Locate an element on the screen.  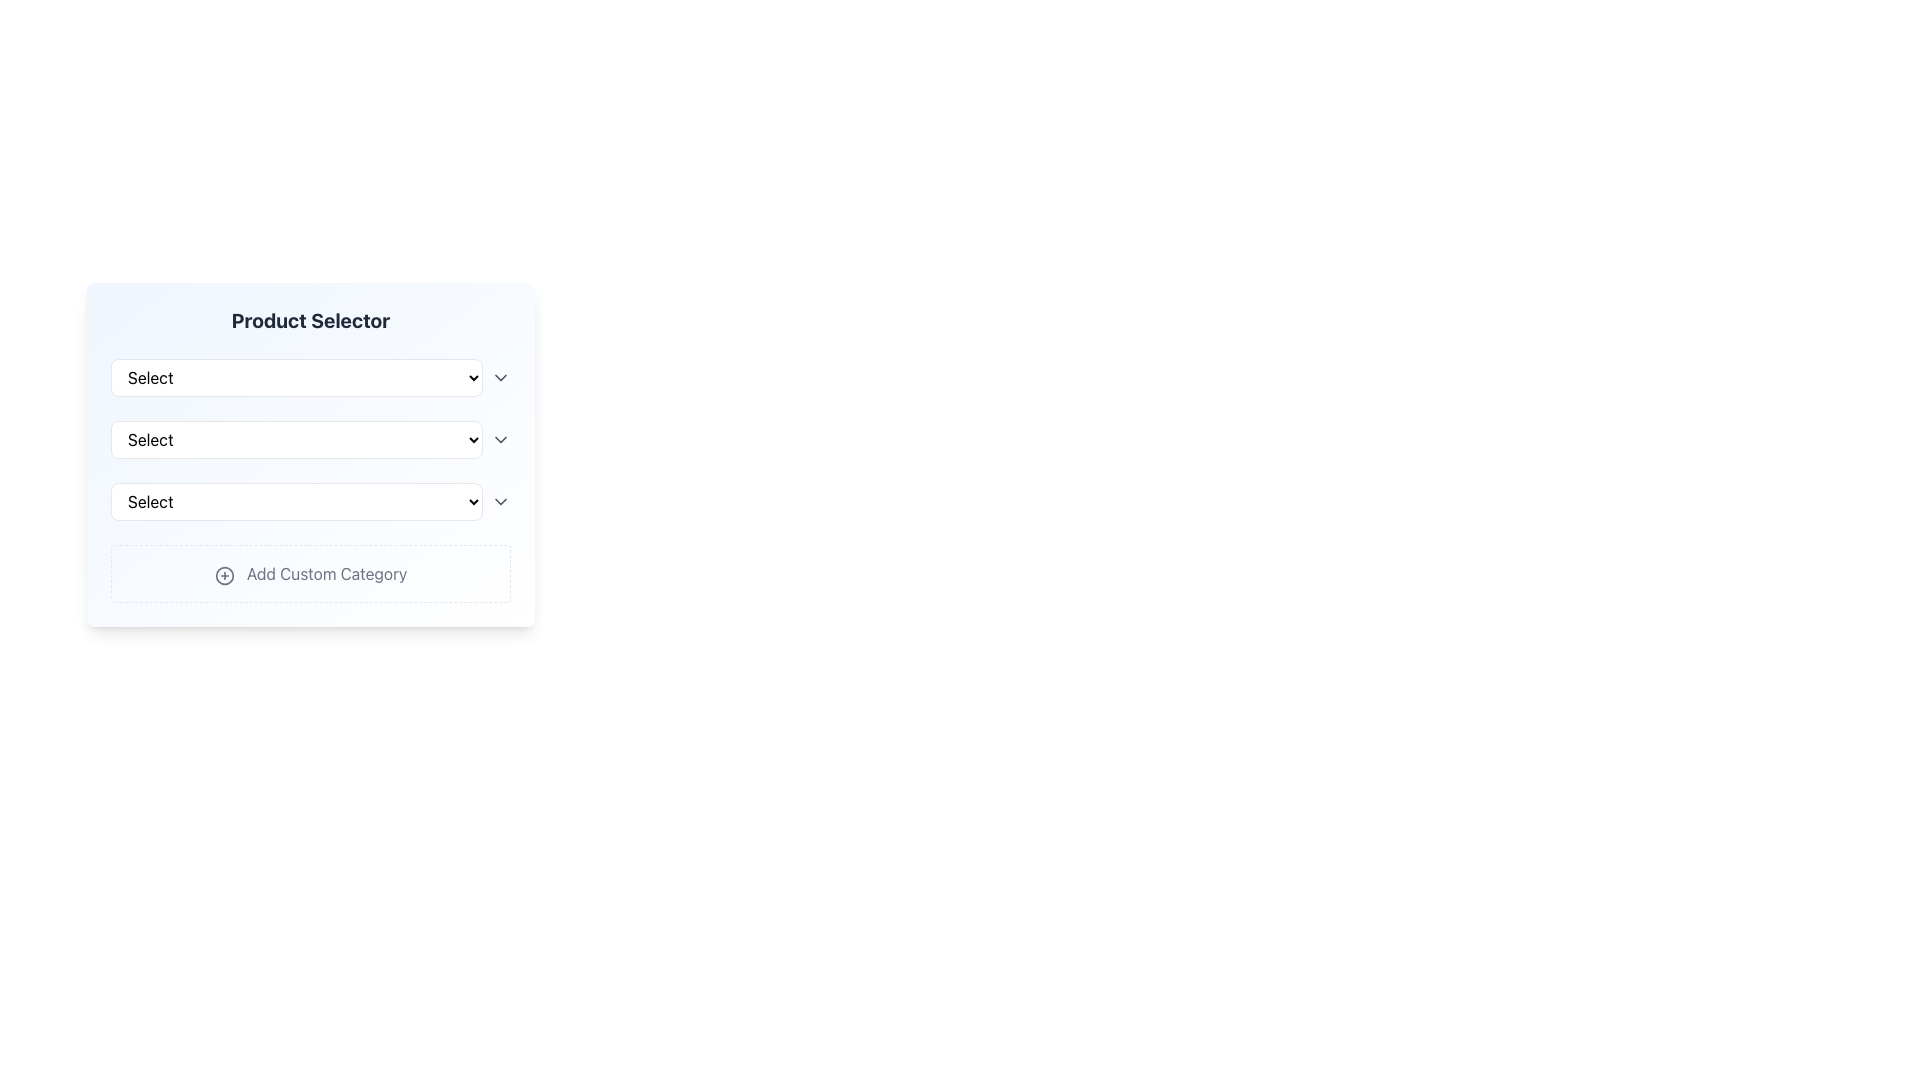
the downward-facing chevron icon for dropdown located to the right of the 'Select' text in the third dropdown row of the 'Product Selector' interface is located at coordinates (500, 500).